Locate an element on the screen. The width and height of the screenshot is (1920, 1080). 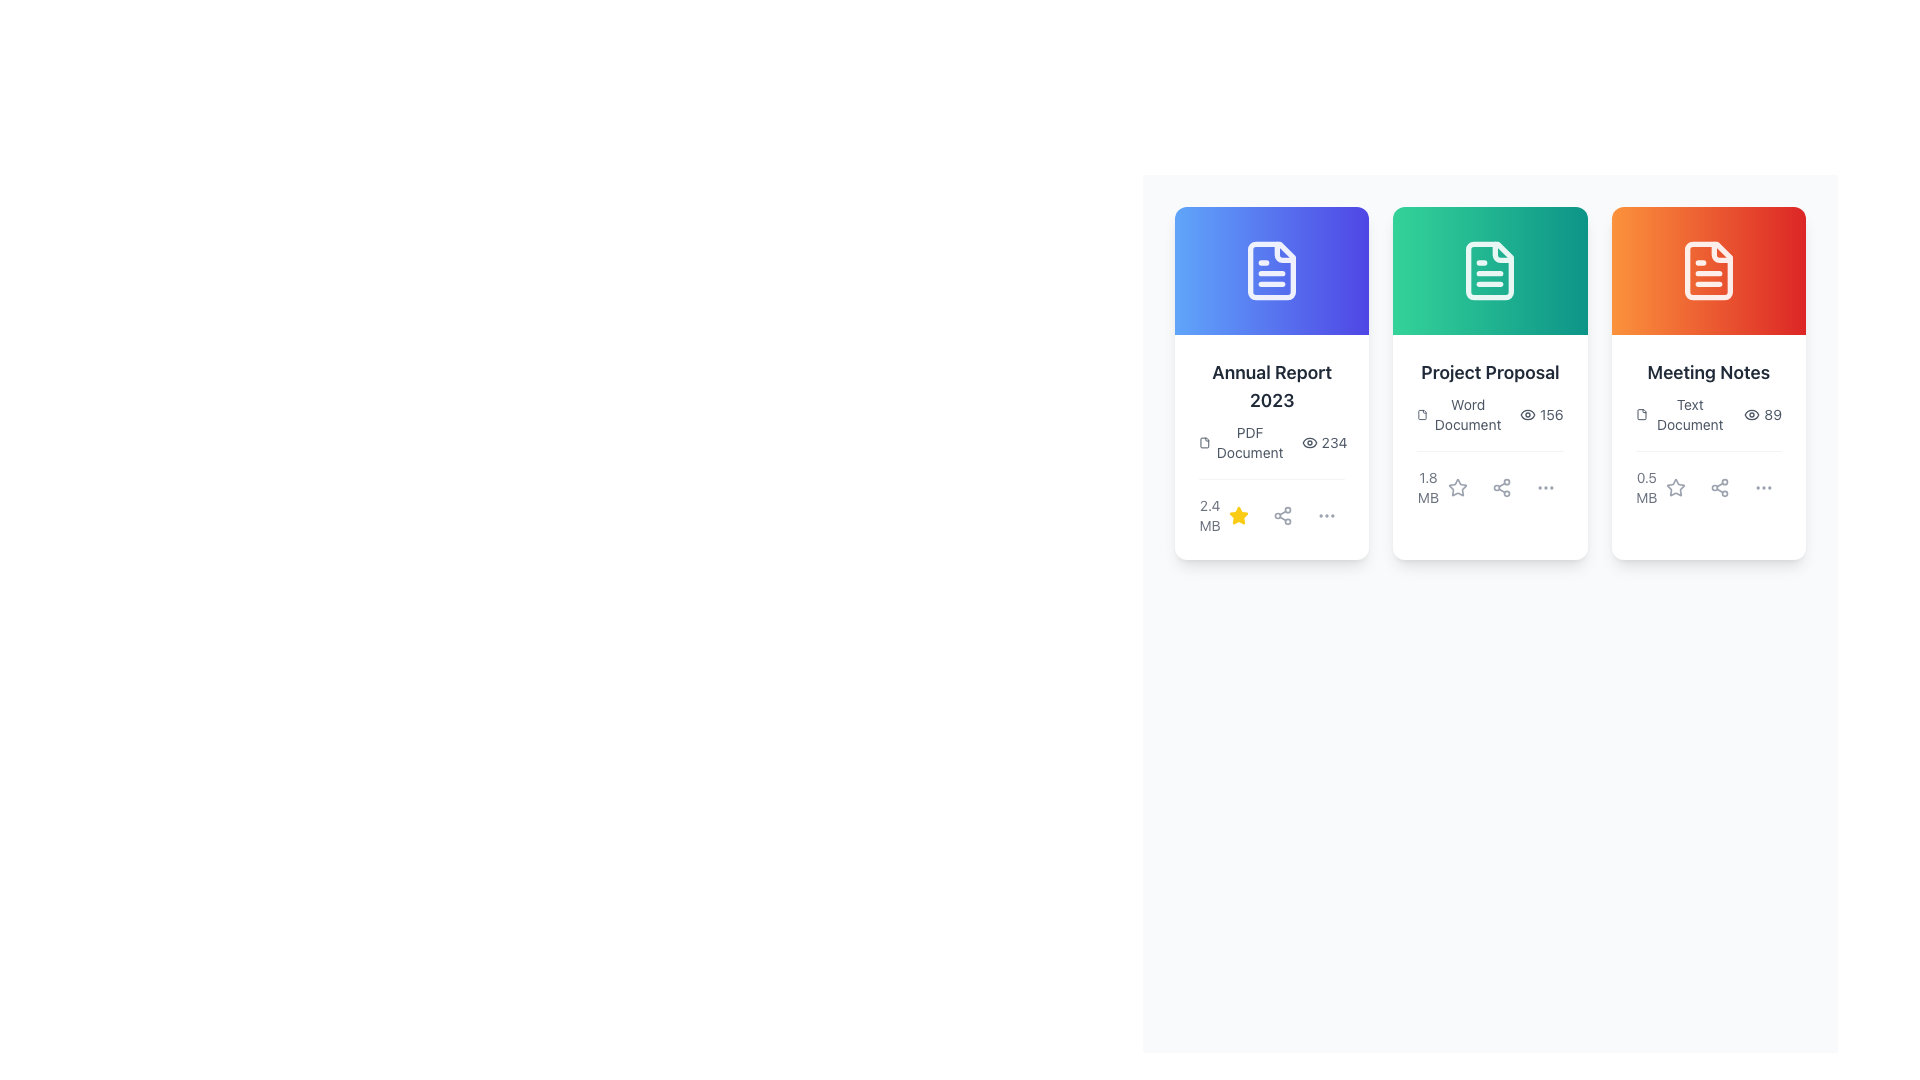
the small decorative SVG component that represents a folded corner of the document within the 'Project Proposal' icon, located at the top-right corner of the icon in the second card with a green background is located at coordinates (1503, 251).